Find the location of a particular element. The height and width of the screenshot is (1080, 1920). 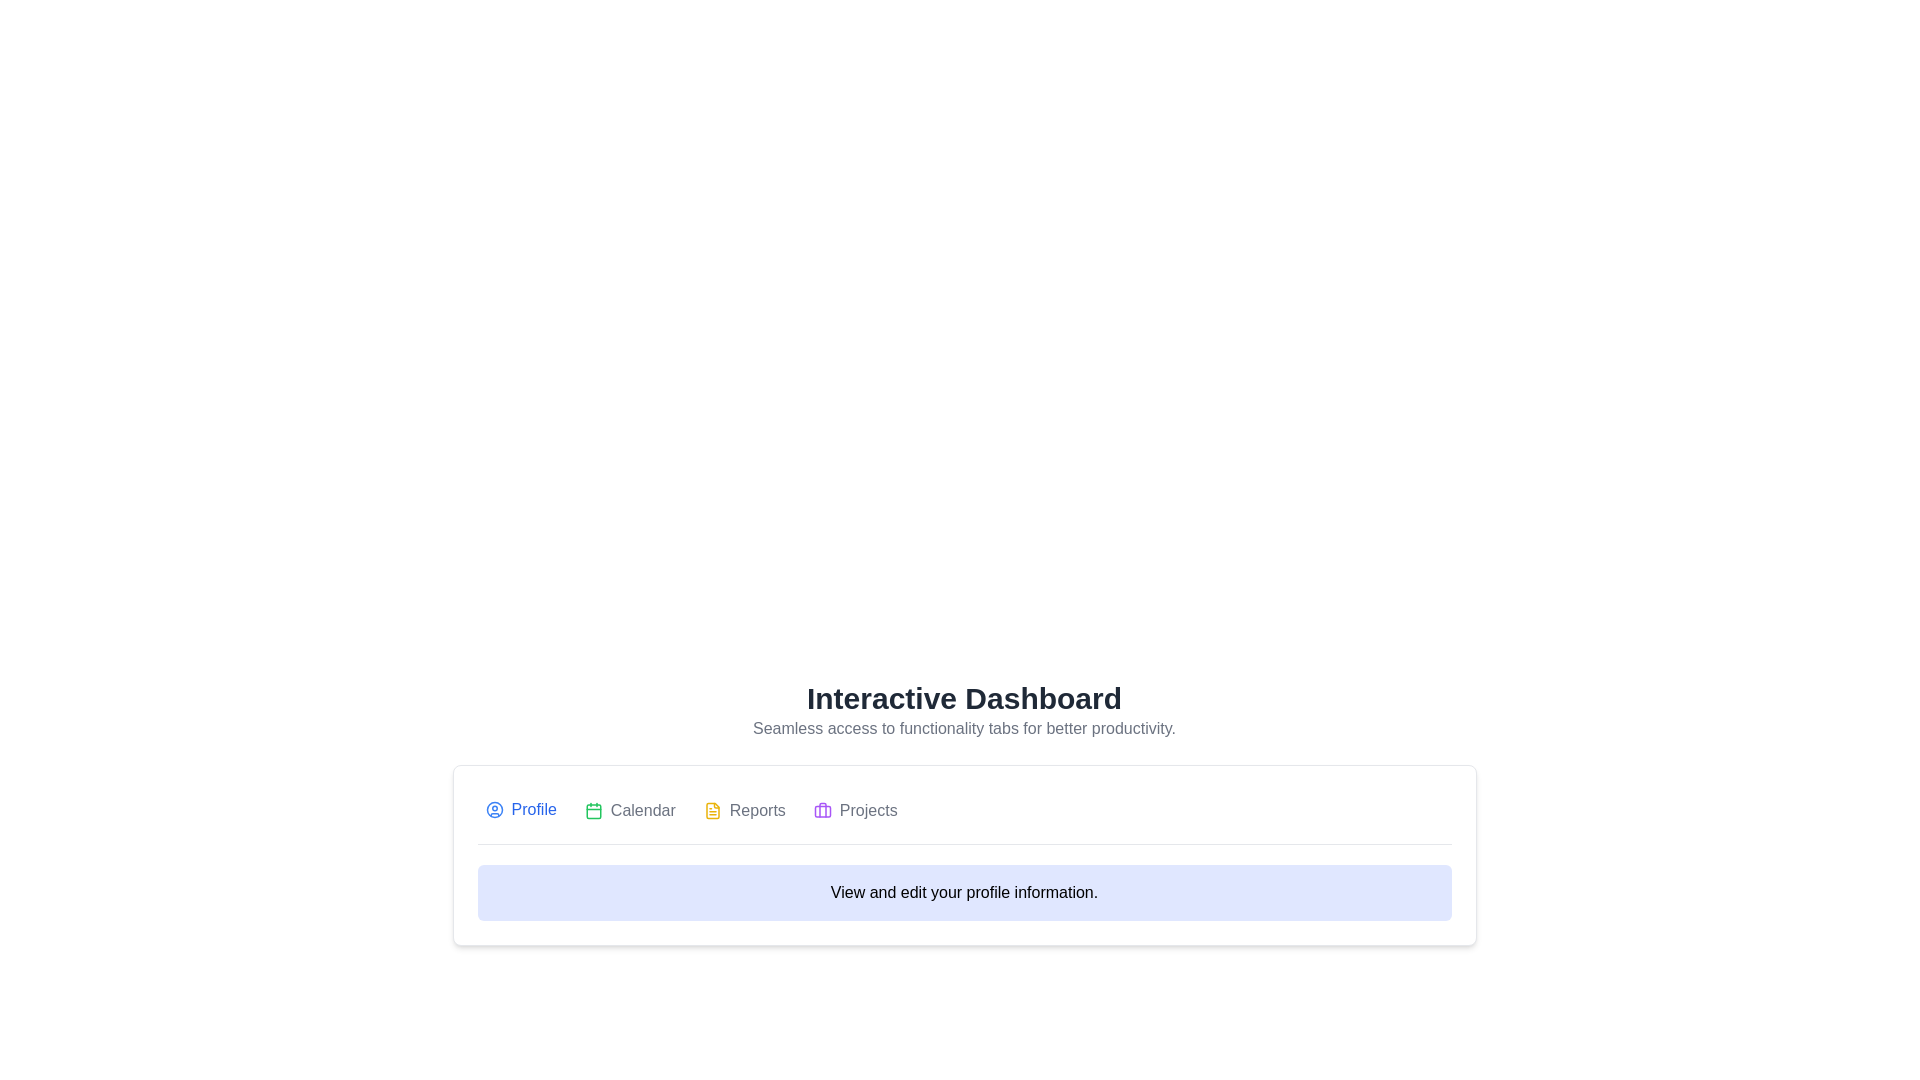

the circular user avatar icon with a blue outline that represents the user profile, located inside the 'Profile' navigation button on the far left of the menu bar is located at coordinates (494, 810).